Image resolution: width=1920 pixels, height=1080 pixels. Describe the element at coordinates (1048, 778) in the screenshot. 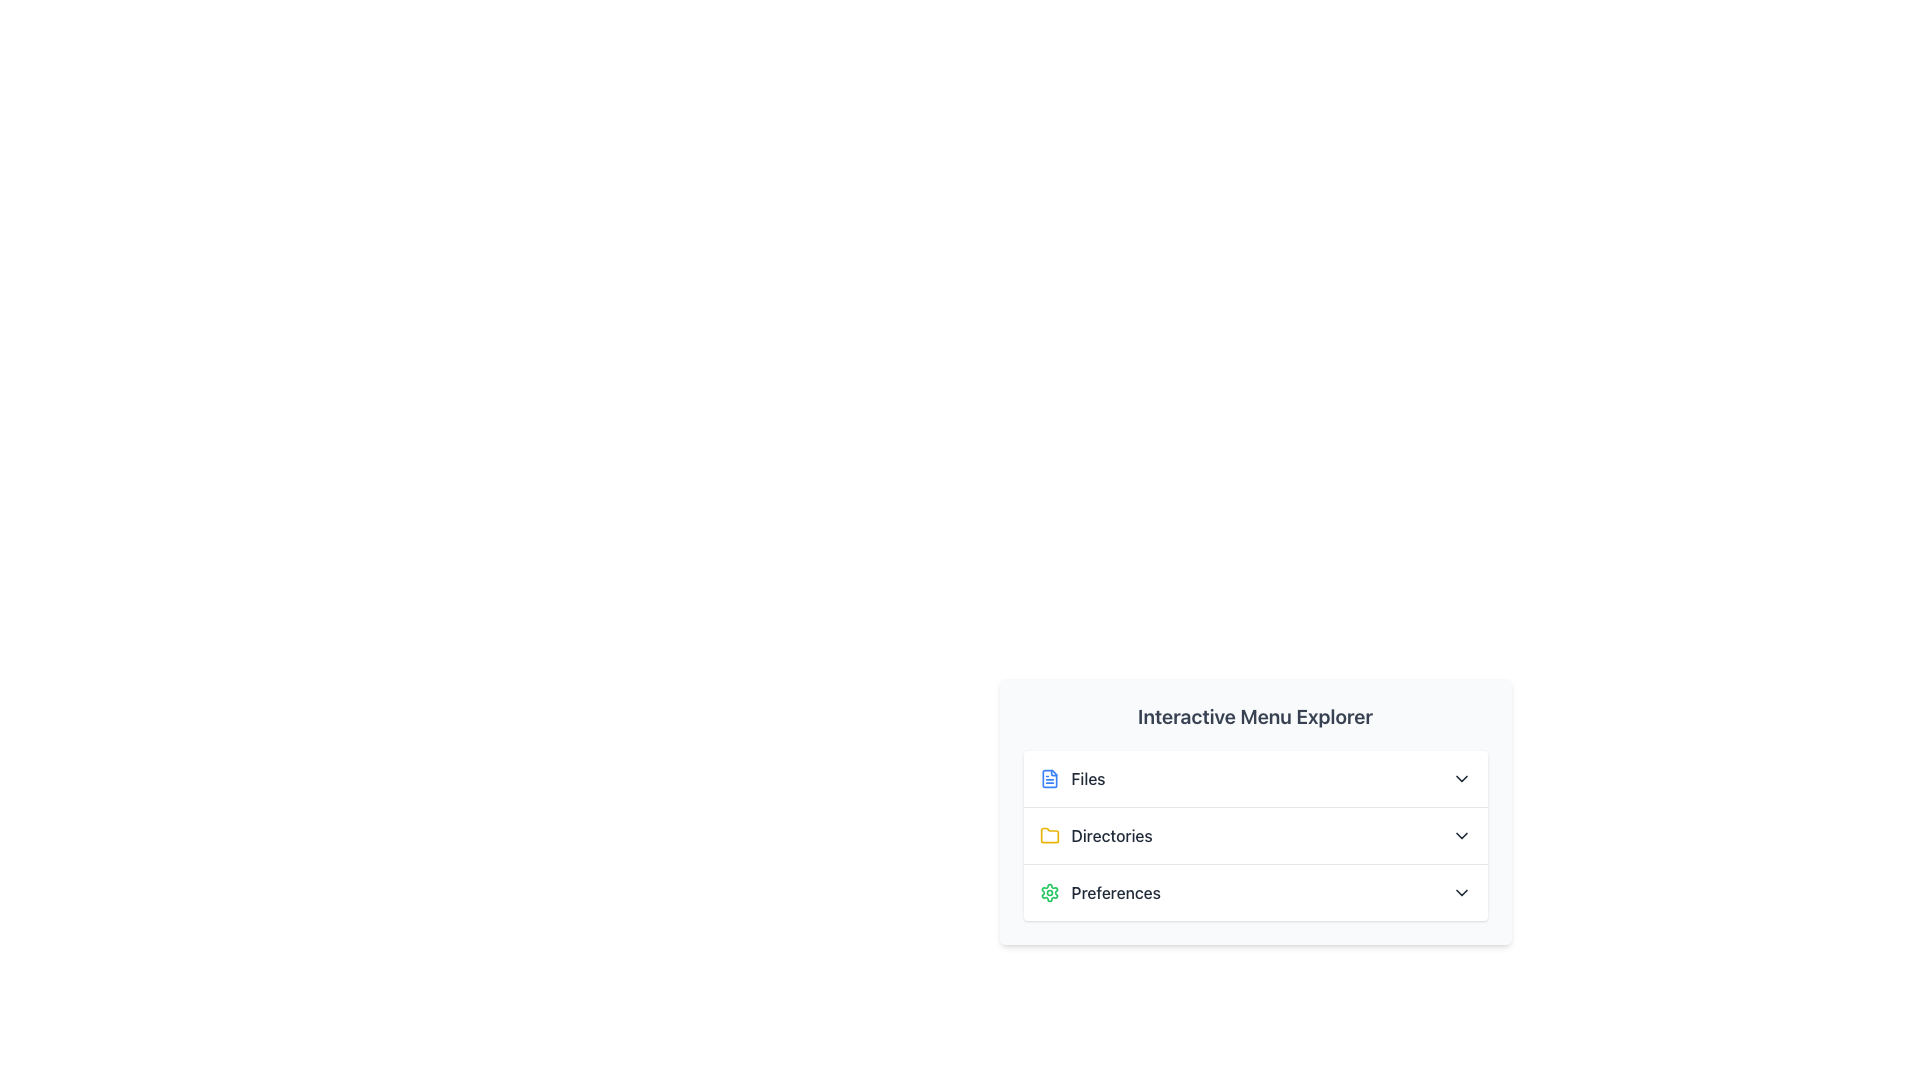

I see `the 'Files' icon located at the far left of the 'Files' label` at that location.